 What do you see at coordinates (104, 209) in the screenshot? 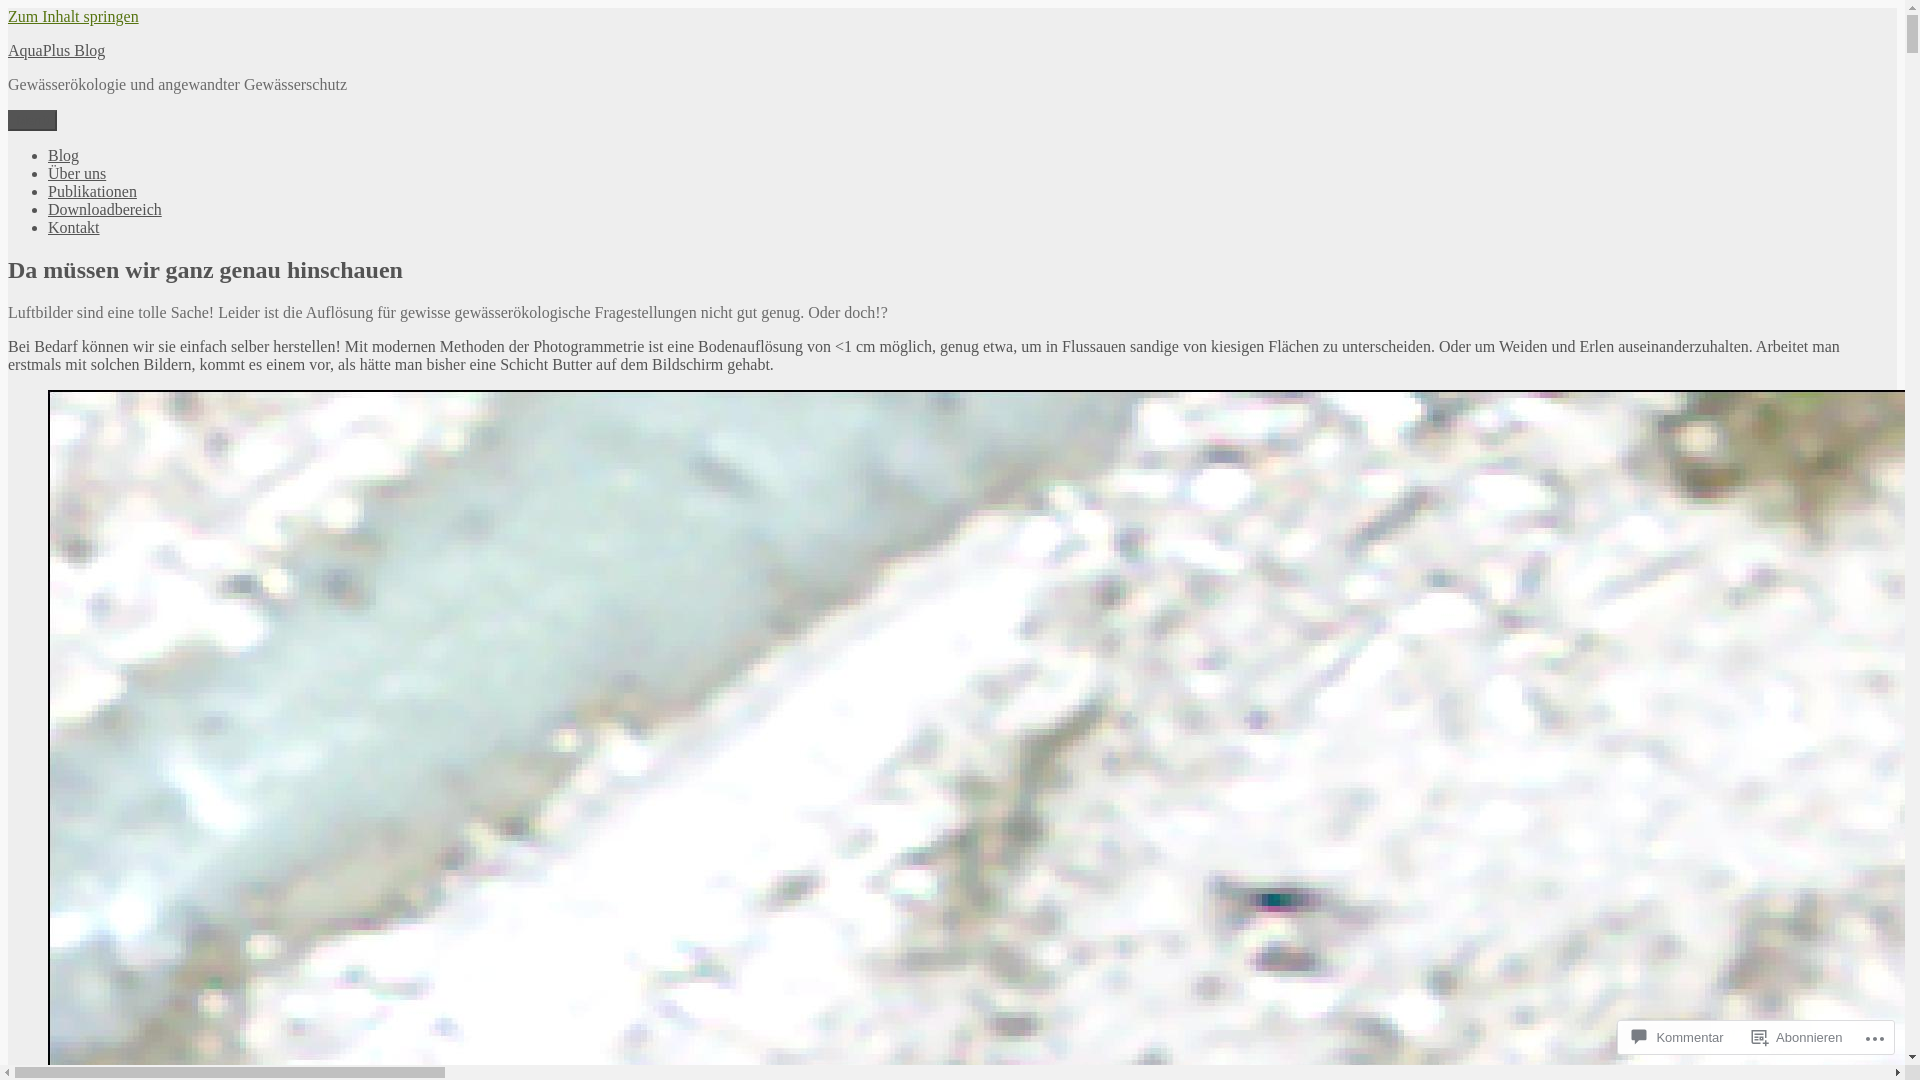
I see `'Downloadbereich'` at bounding box center [104, 209].